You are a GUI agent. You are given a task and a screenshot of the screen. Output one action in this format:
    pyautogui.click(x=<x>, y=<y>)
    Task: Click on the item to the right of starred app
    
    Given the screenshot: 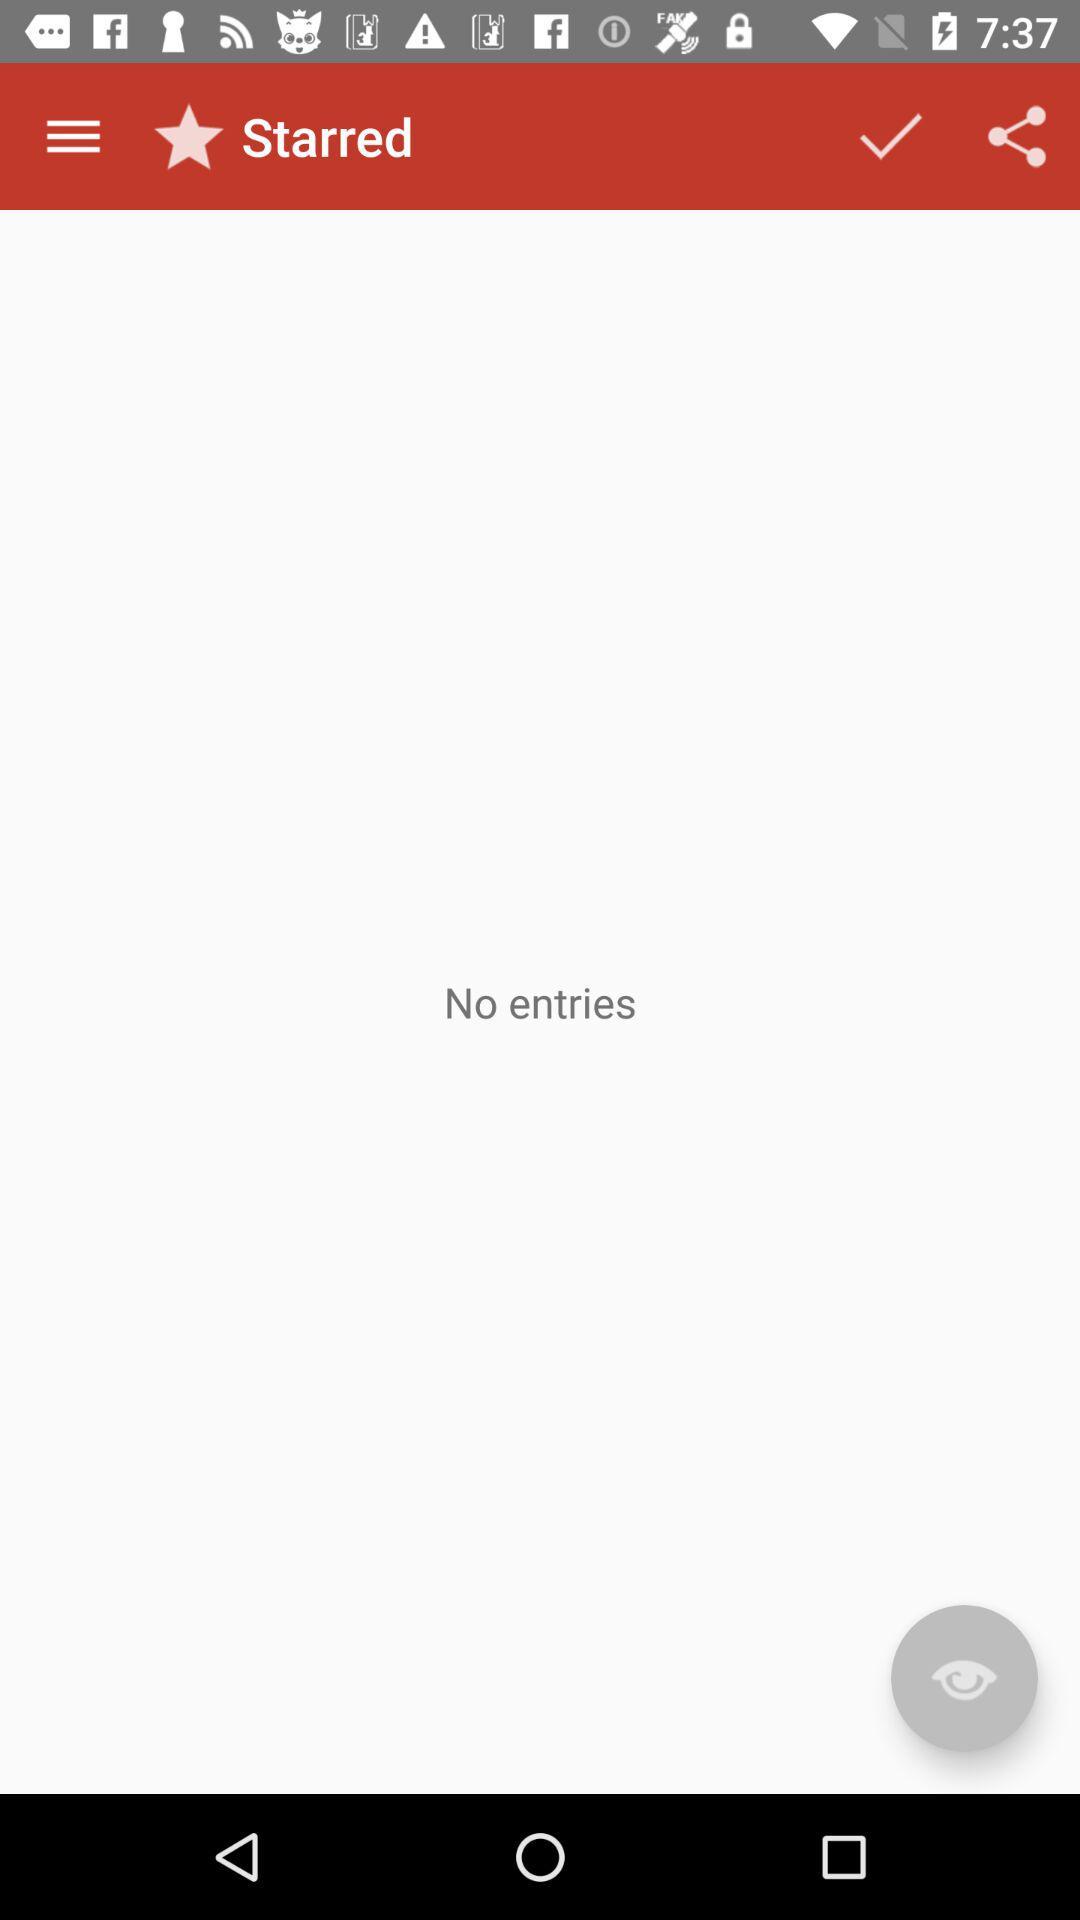 What is the action you would take?
    pyautogui.click(x=890, y=135)
    